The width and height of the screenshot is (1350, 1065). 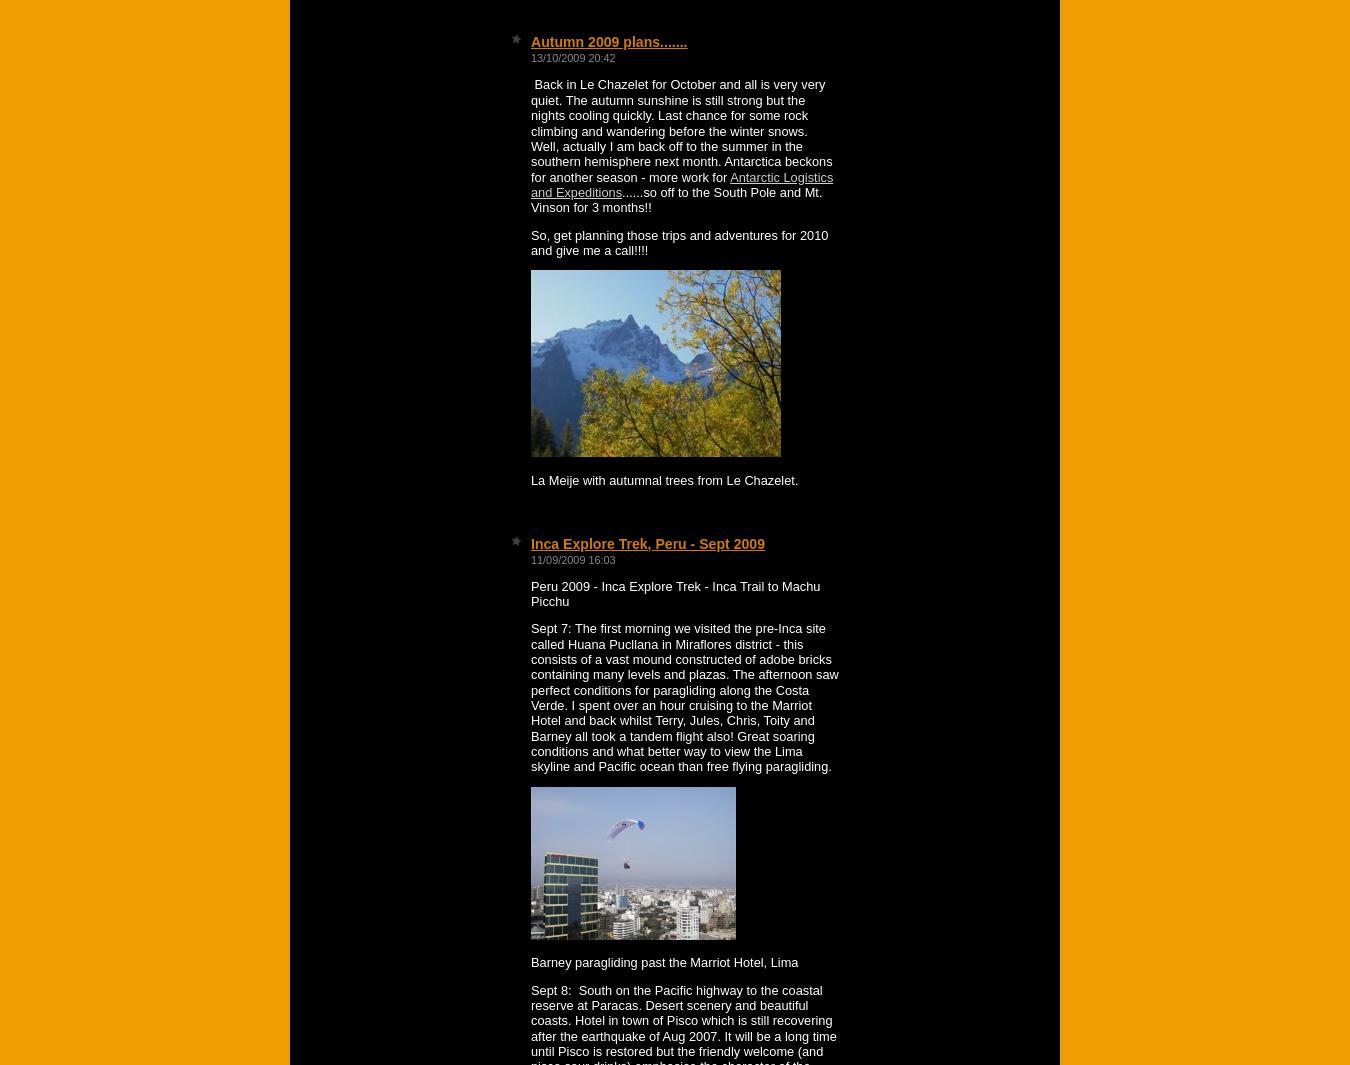 I want to click on 'La Meije with autumnal trees from Le Chazelet.', so click(x=664, y=478).